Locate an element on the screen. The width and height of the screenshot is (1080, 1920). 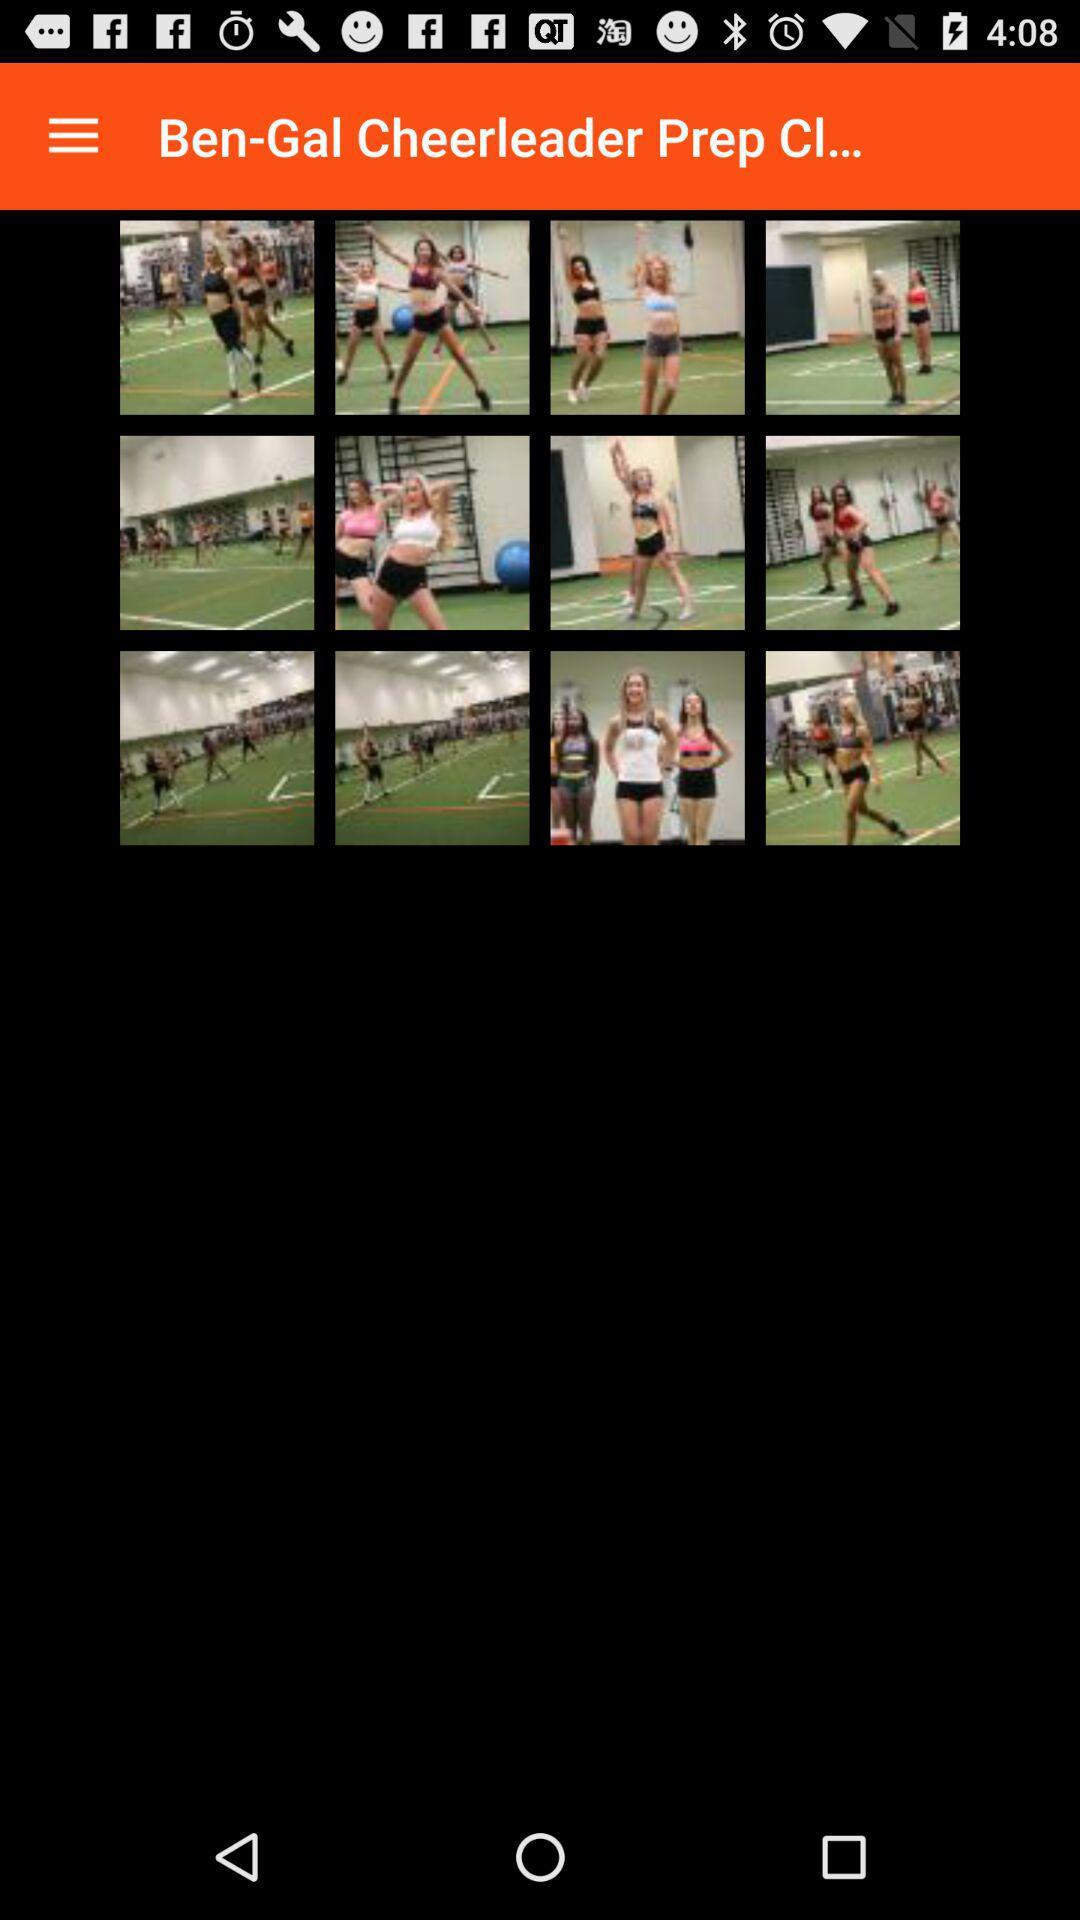
clickable picture is located at coordinates (647, 747).